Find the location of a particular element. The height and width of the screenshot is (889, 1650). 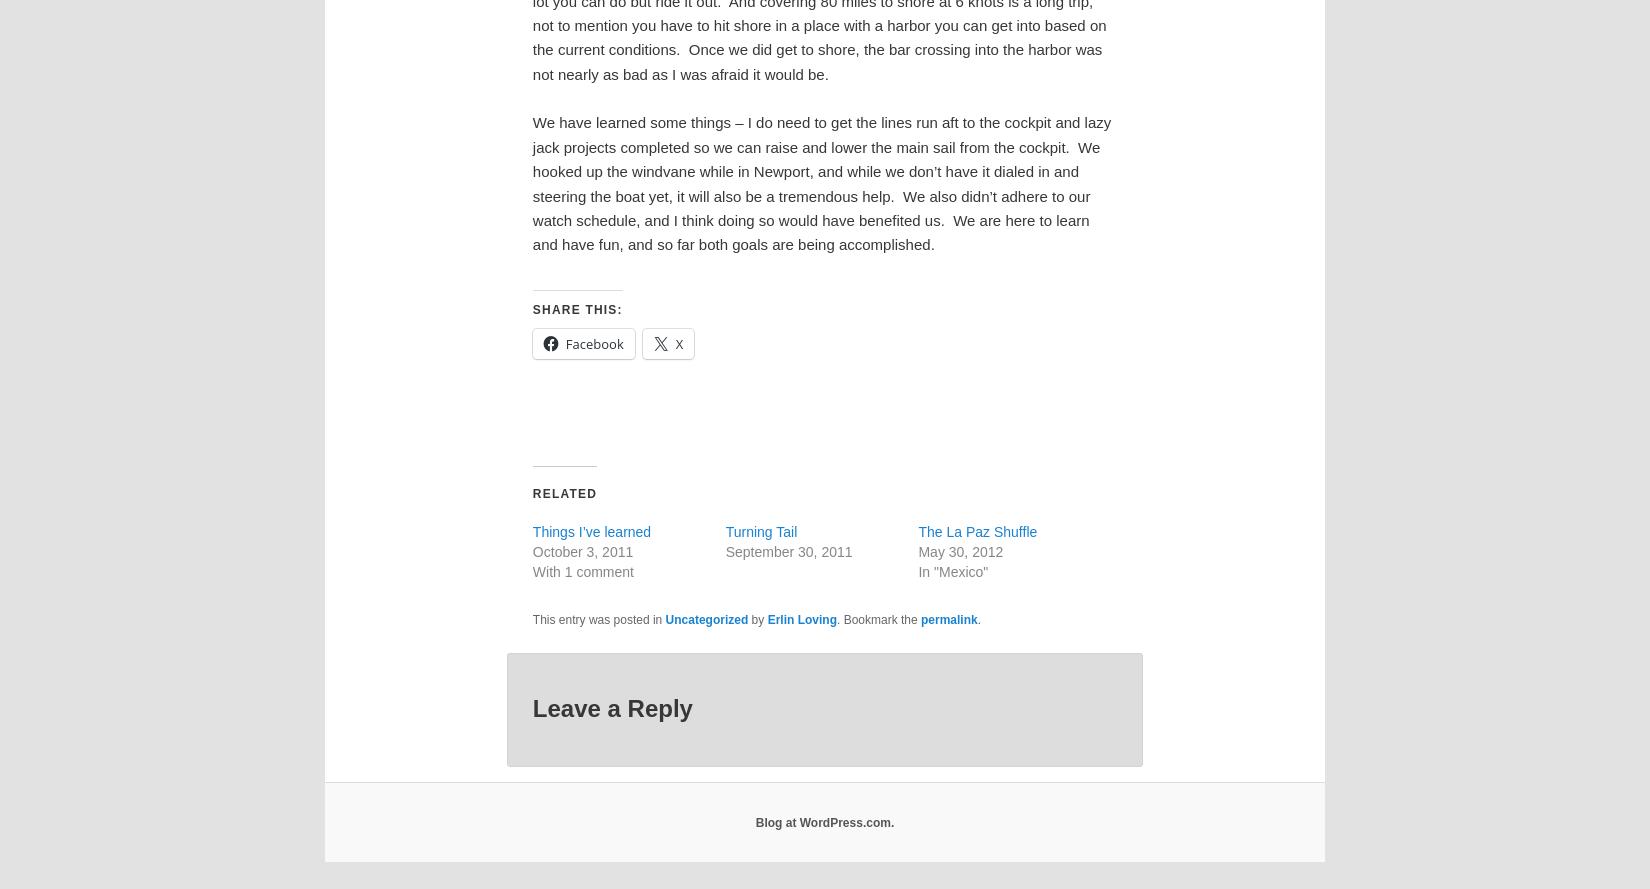

'X' is located at coordinates (677, 341).